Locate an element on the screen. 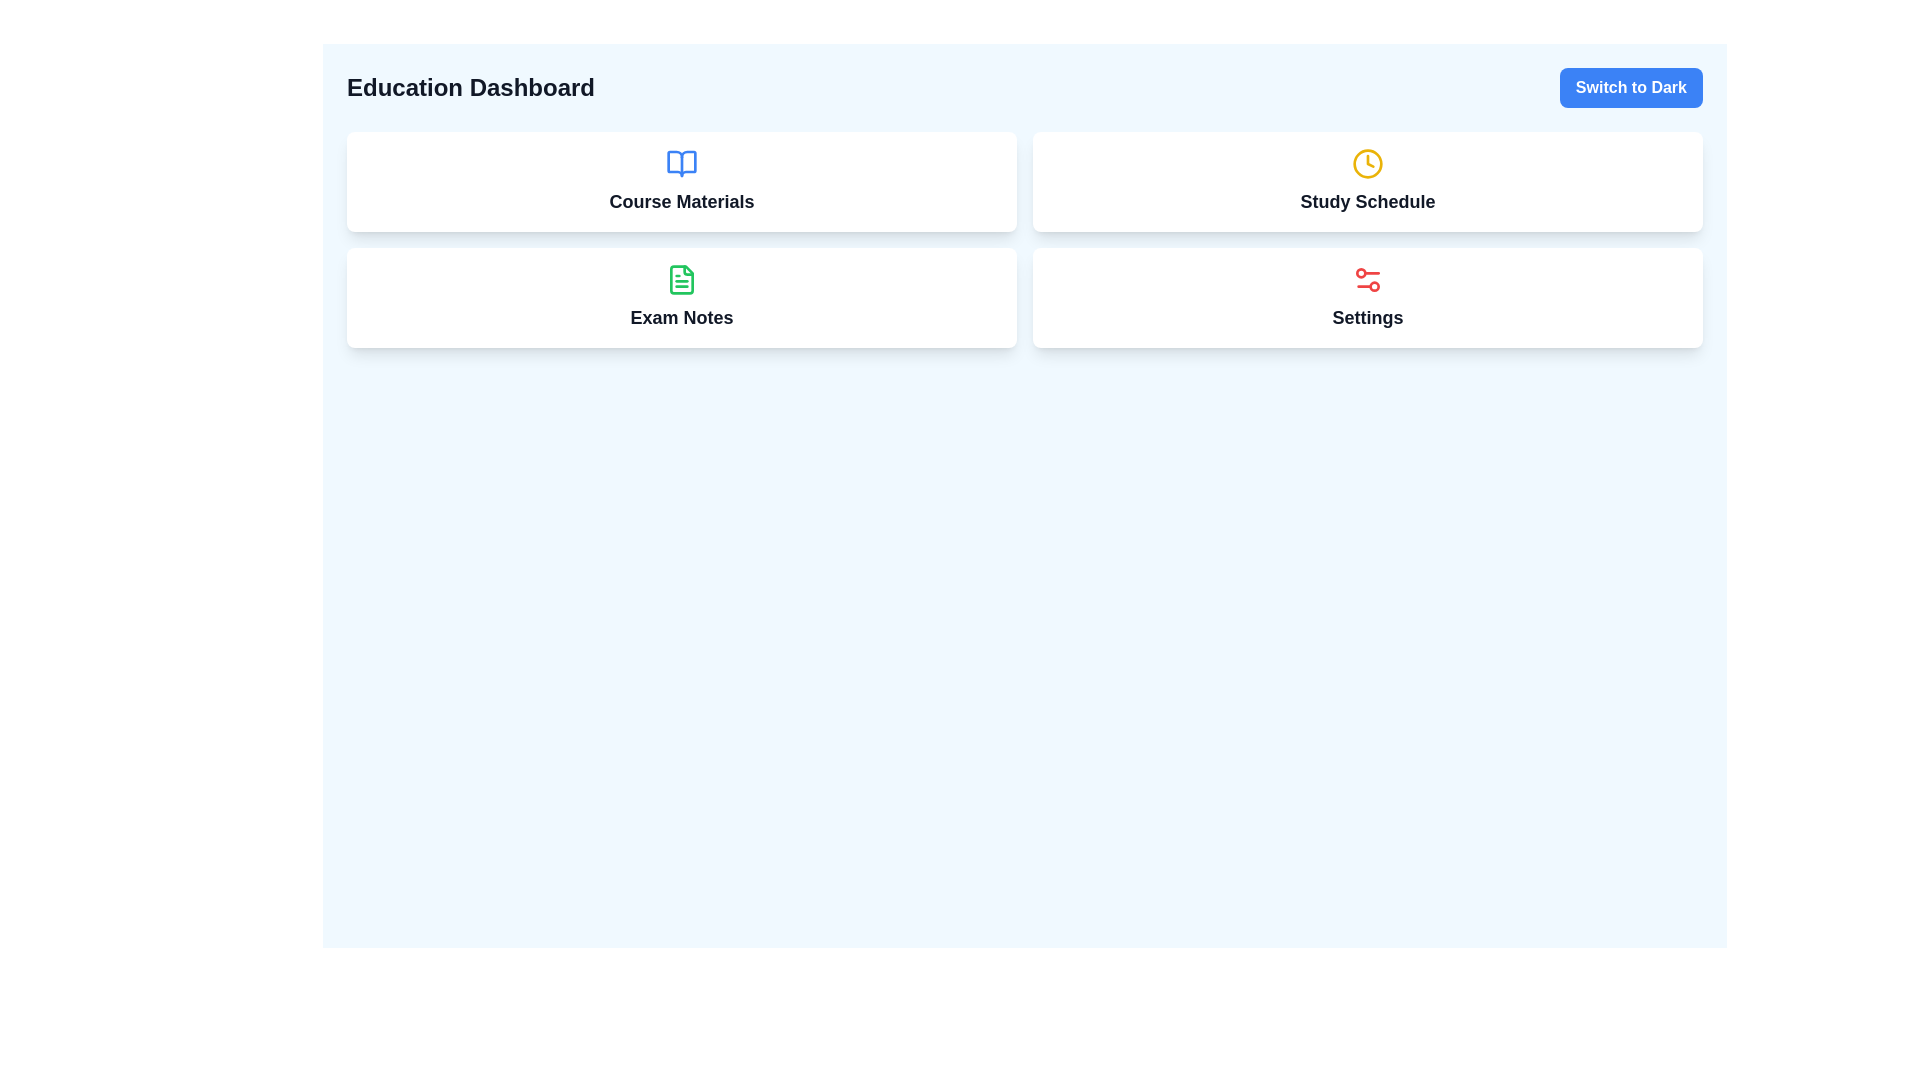  the clock icon located at the top-center of the 'Study Schedule' panel, which represents schedules or time management is located at coordinates (1367, 163).